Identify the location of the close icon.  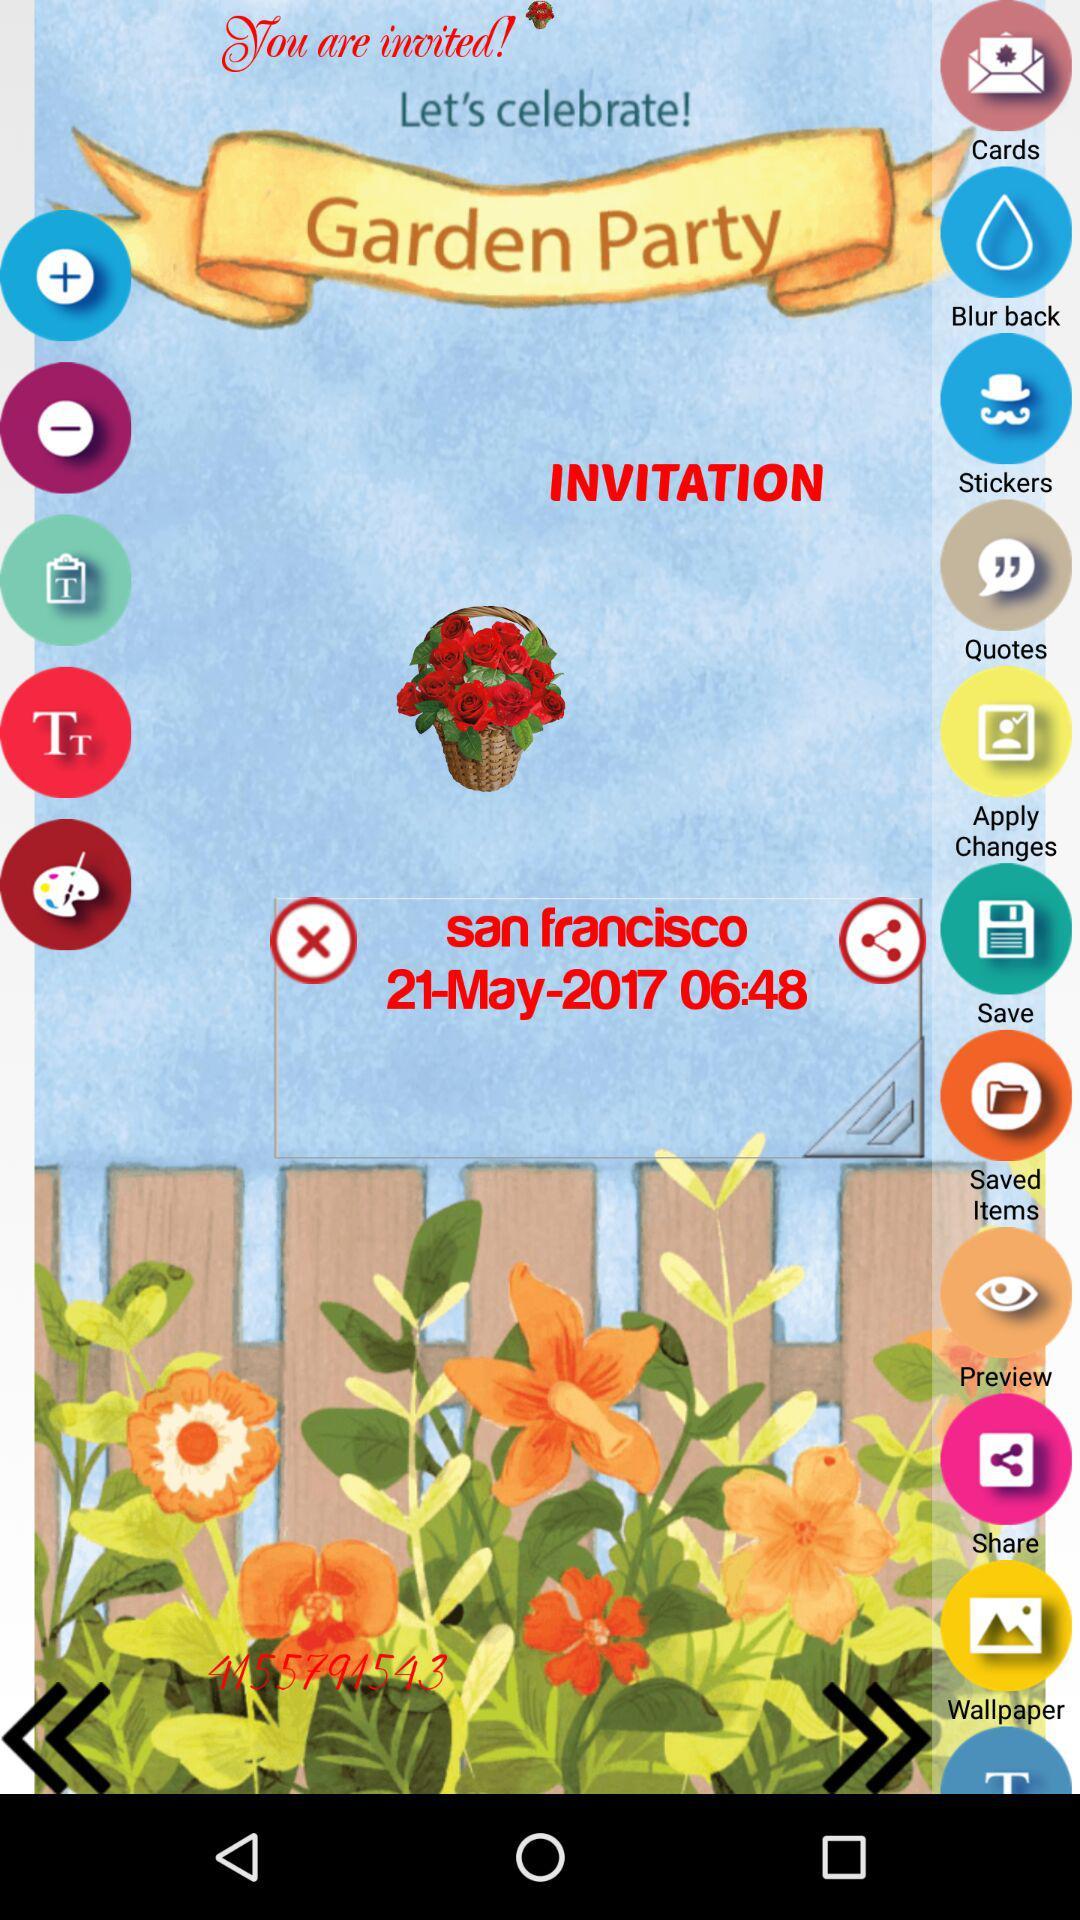
(313, 1006).